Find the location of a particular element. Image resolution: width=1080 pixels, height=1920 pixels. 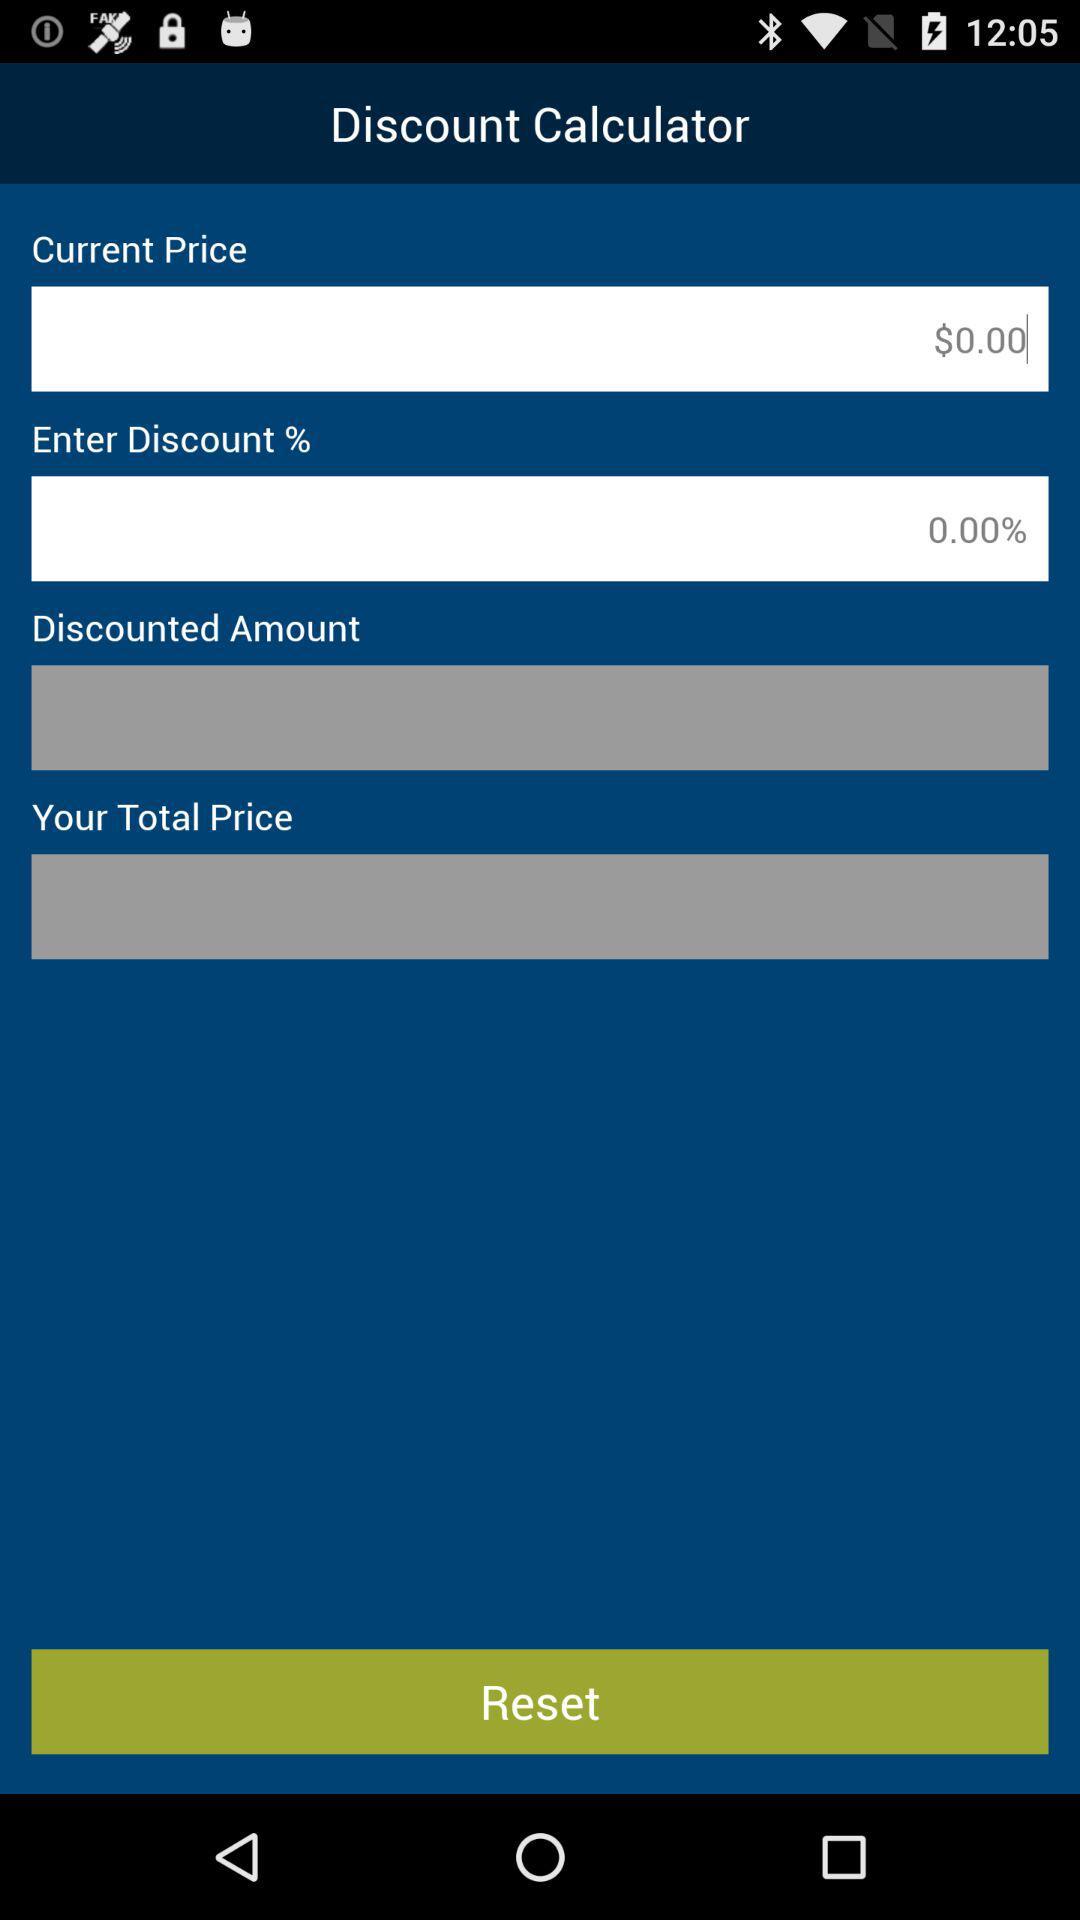

discount value is located at coordinates (540, 528).